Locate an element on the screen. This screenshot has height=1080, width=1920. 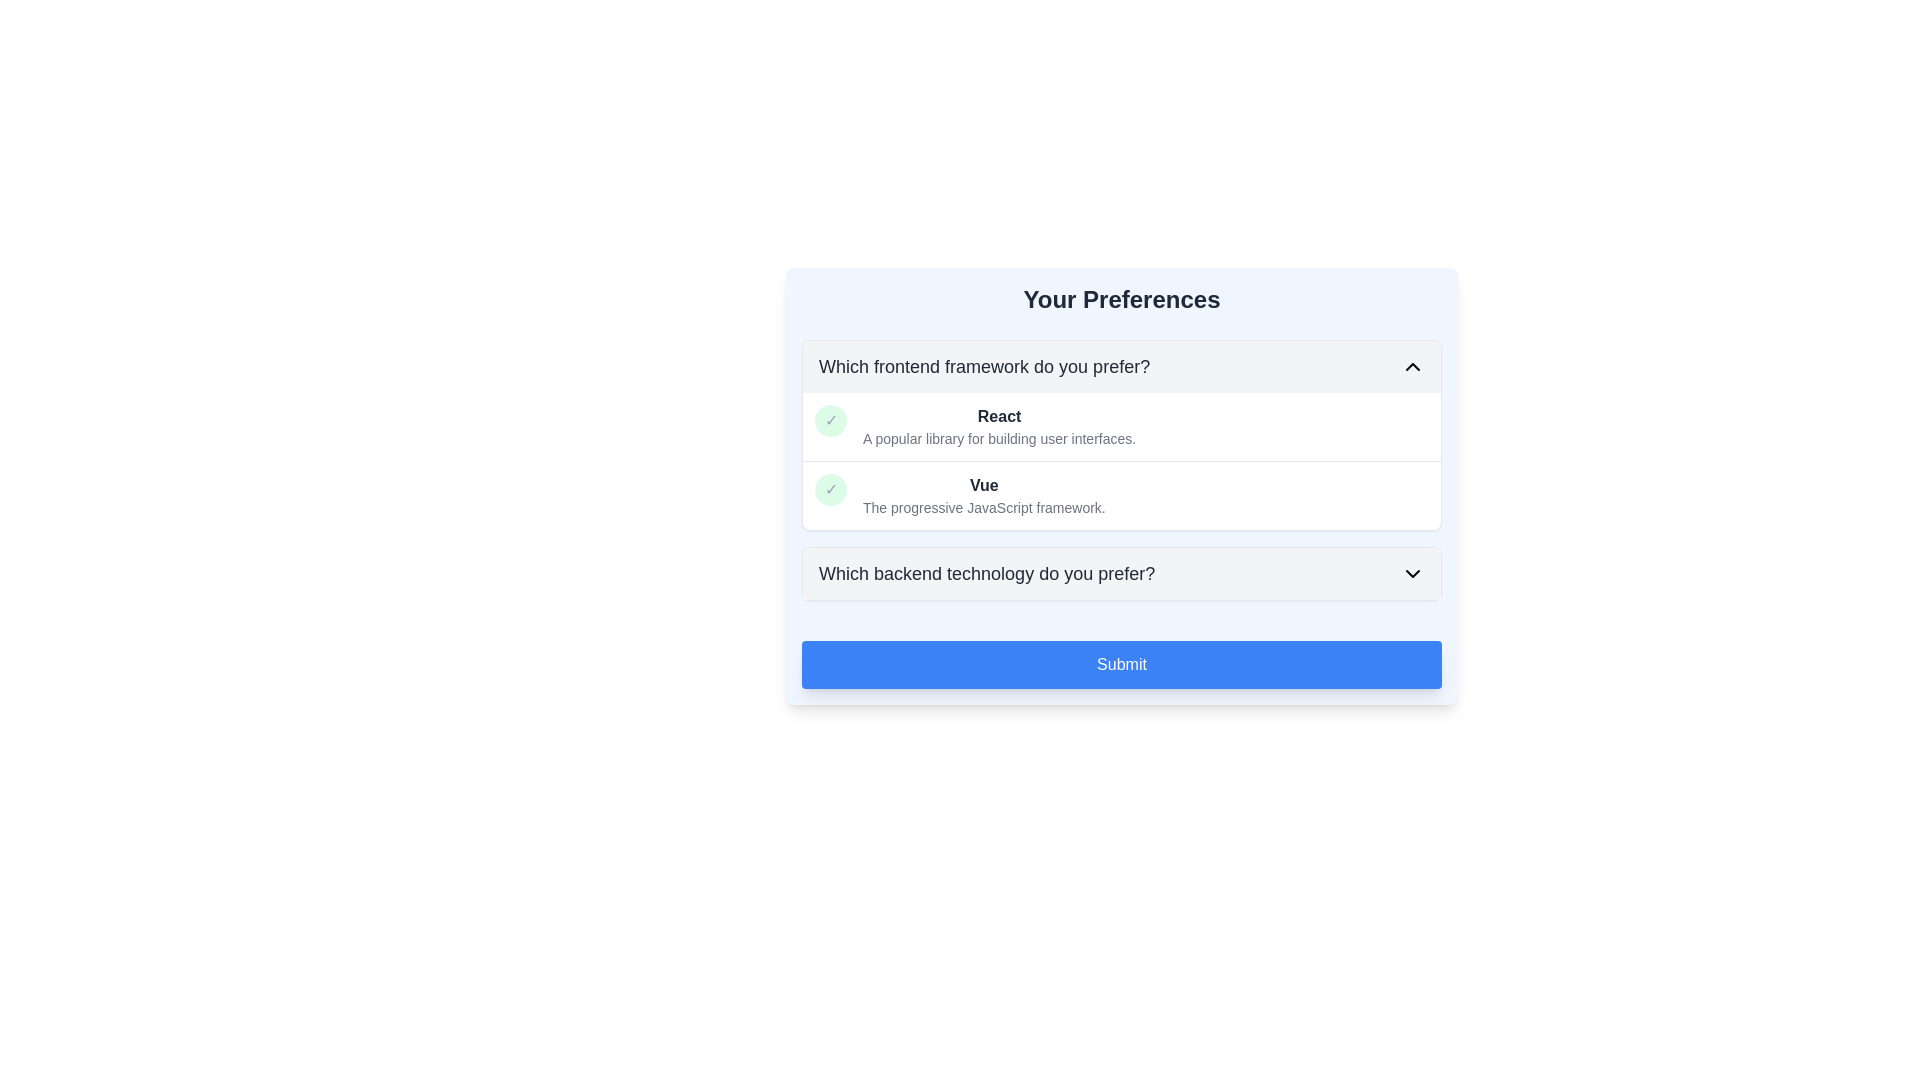
the Text label displaying 'Vue' in dark gray at the top of the section titled 'Which frontend framework do you prefer?' is located at coordinates (984, 486).